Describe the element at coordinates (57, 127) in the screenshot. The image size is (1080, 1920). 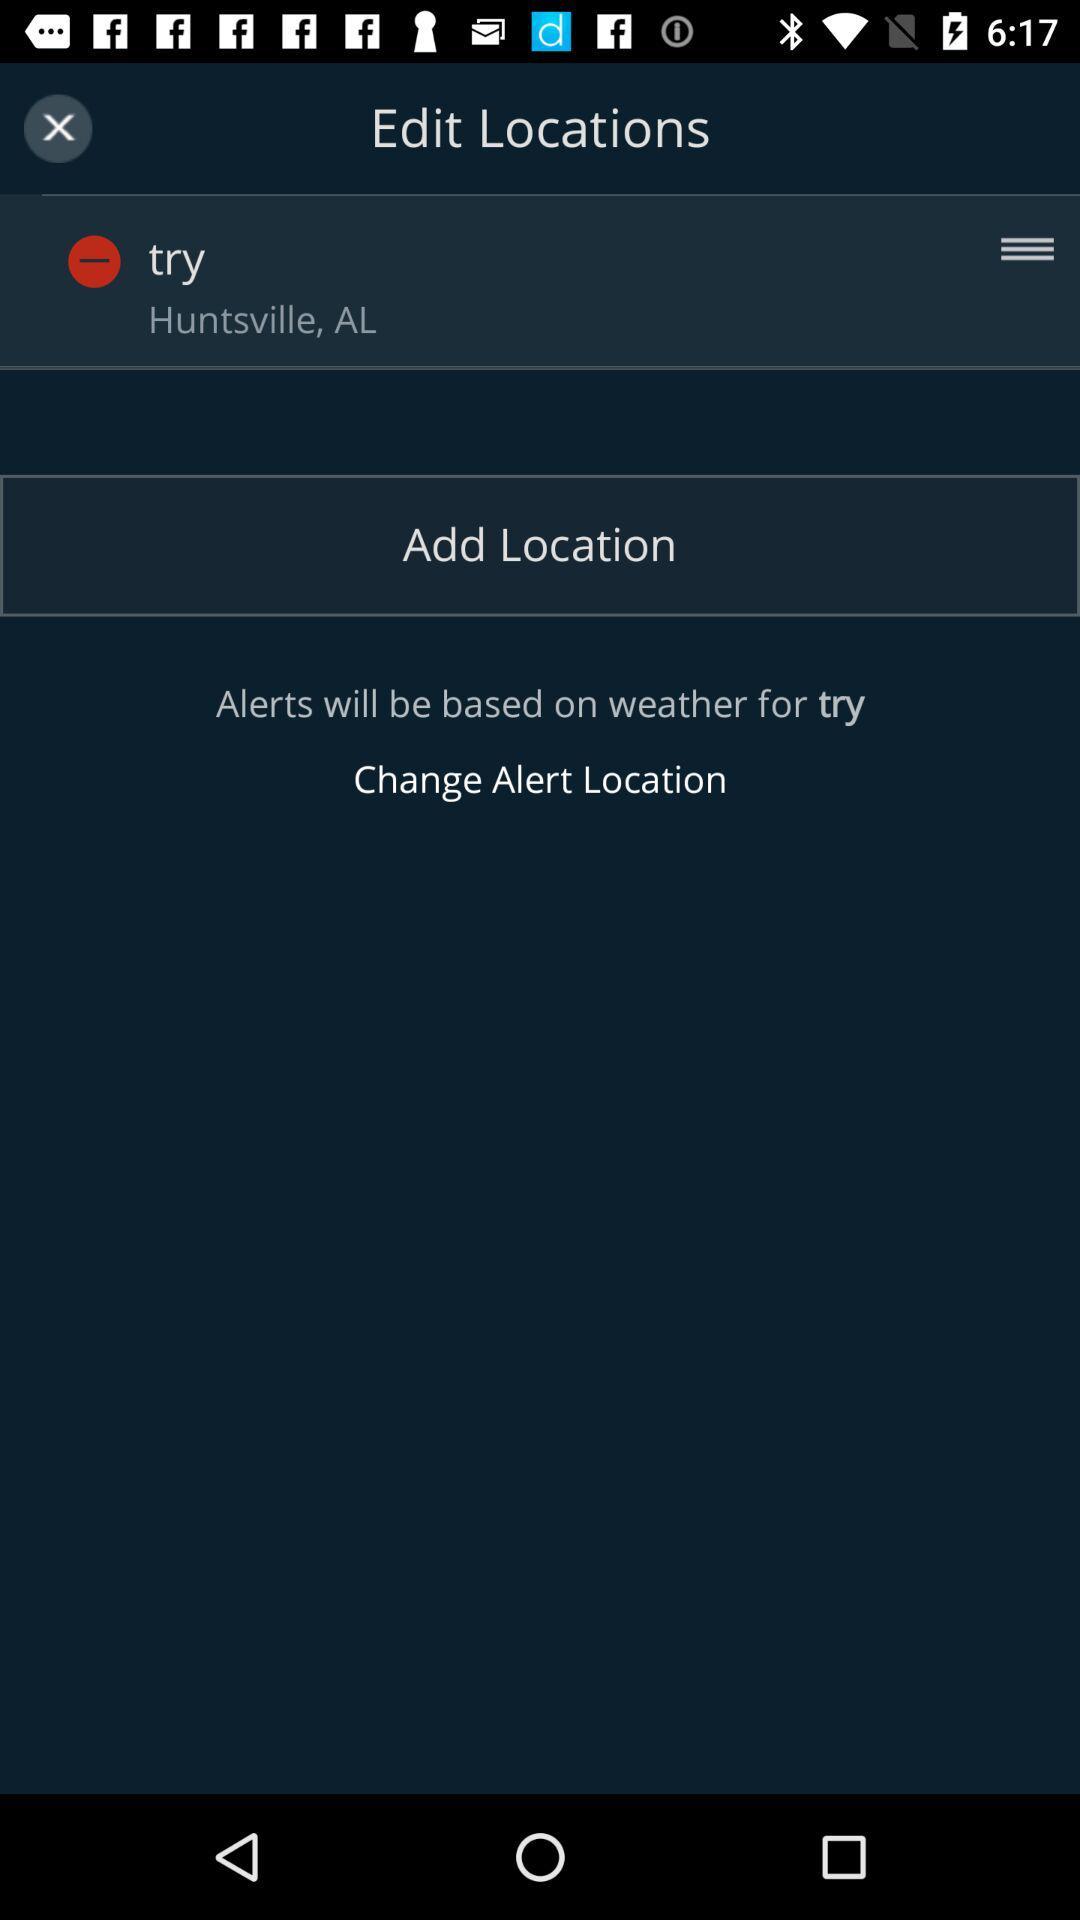
I see `item to the left of the edit locations` at that location.